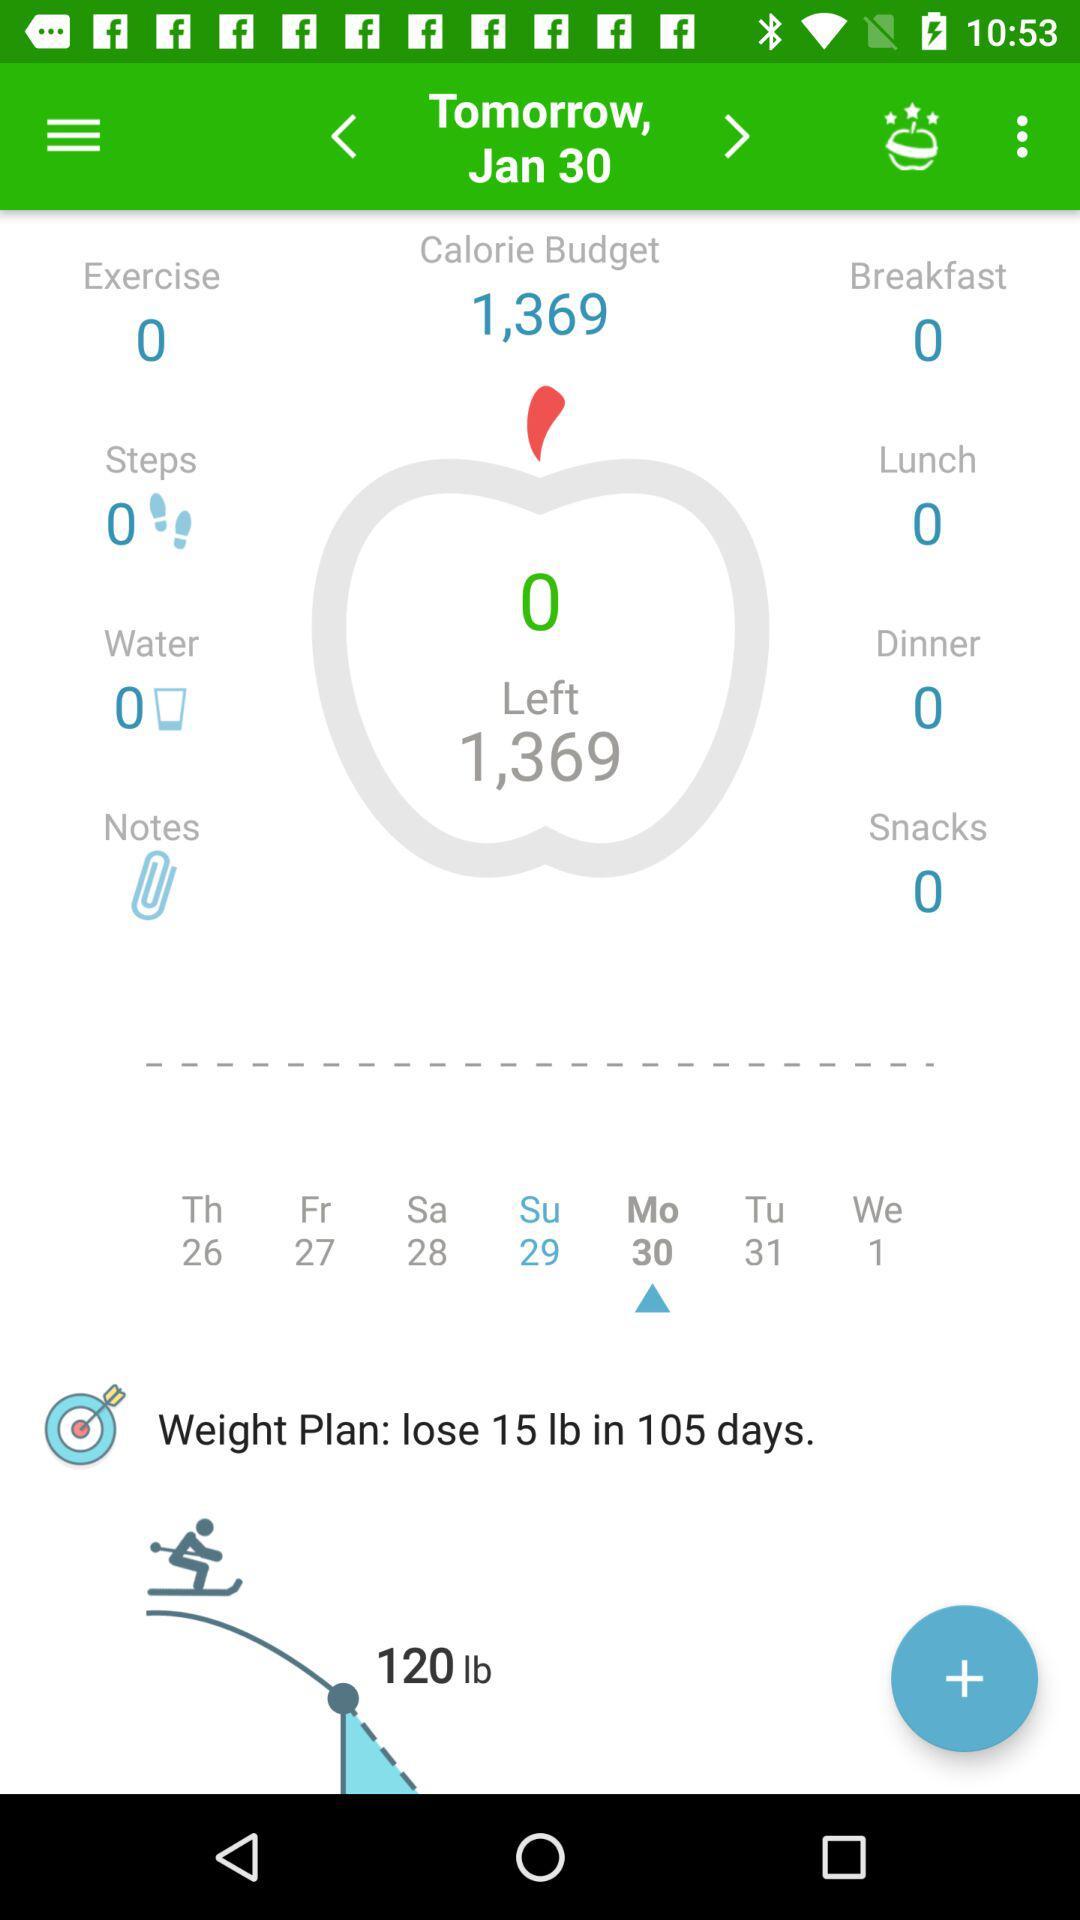  What do you see at coordinates (963, 1678) in the screenshot?
I see `the add icon` at bounding box center [963, 1678].